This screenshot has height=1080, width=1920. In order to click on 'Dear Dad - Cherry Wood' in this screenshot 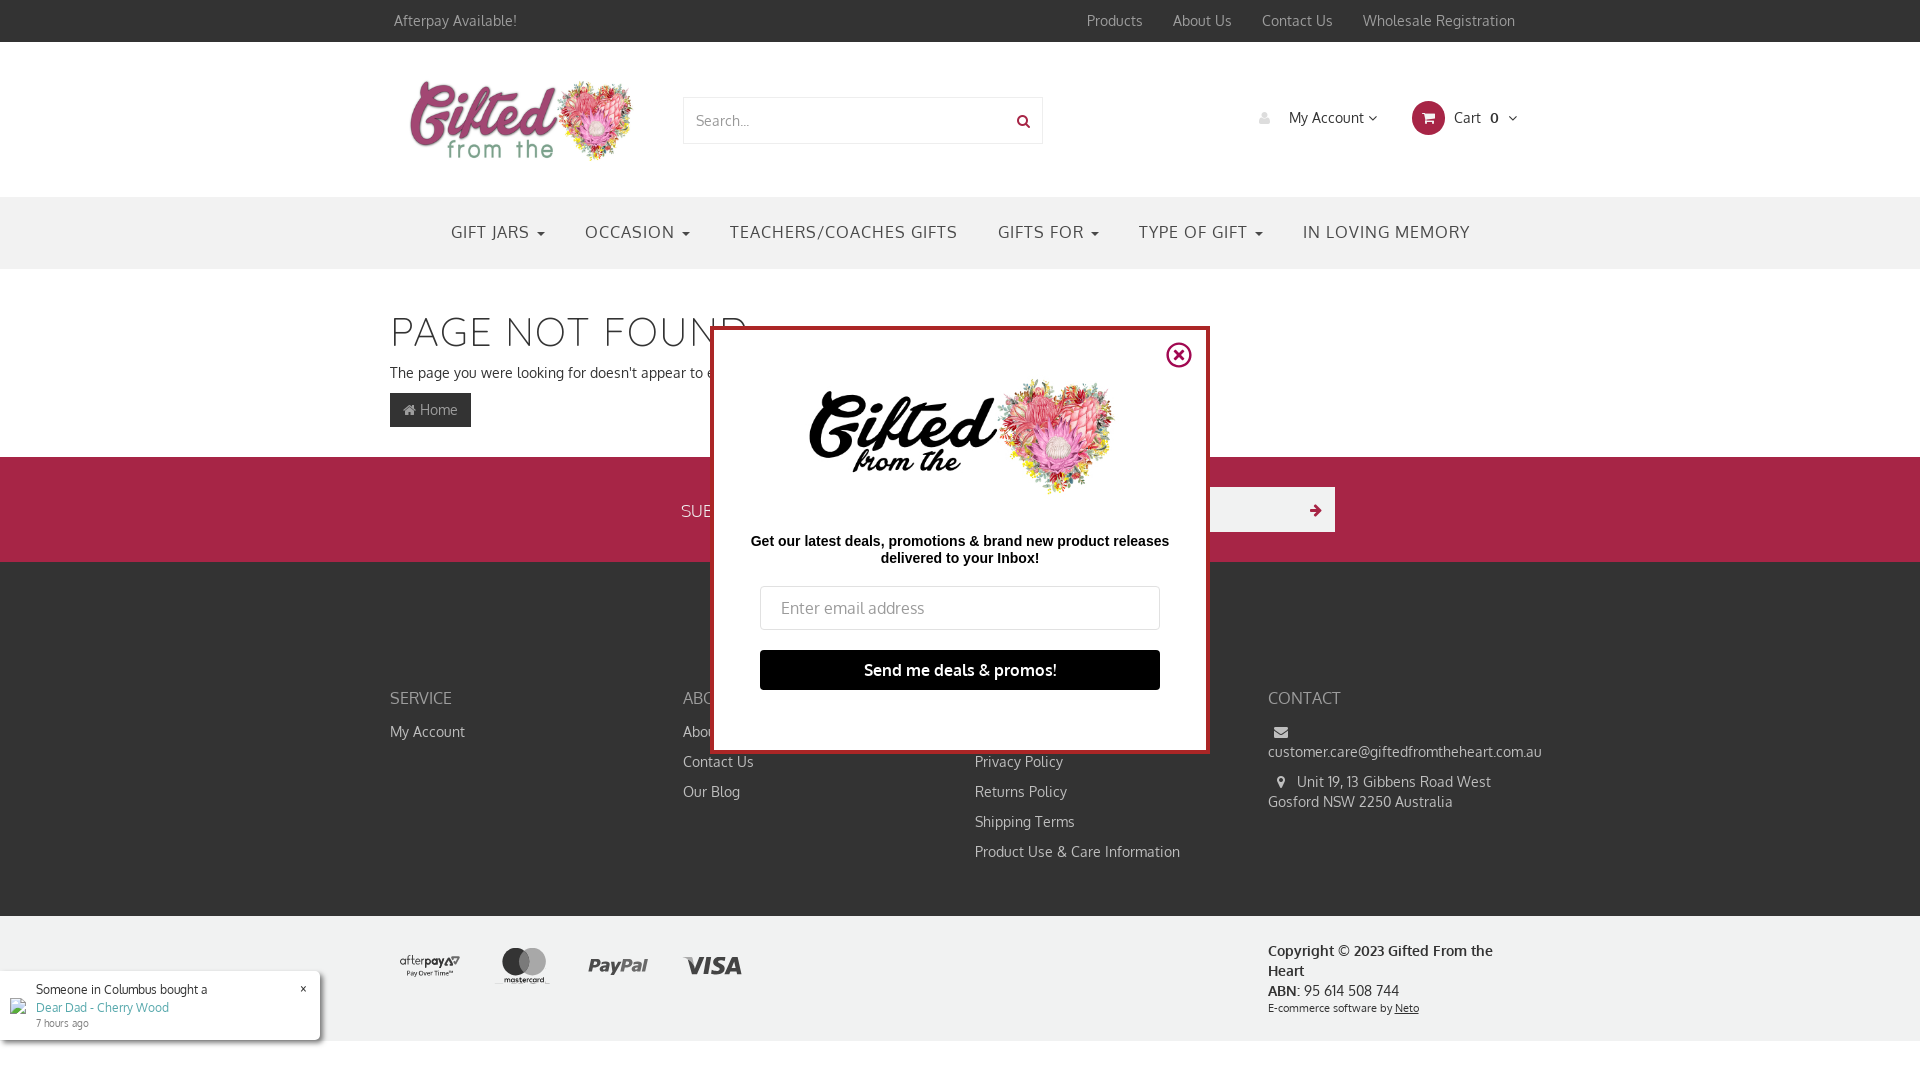, I will do `click(35, 1007)`.